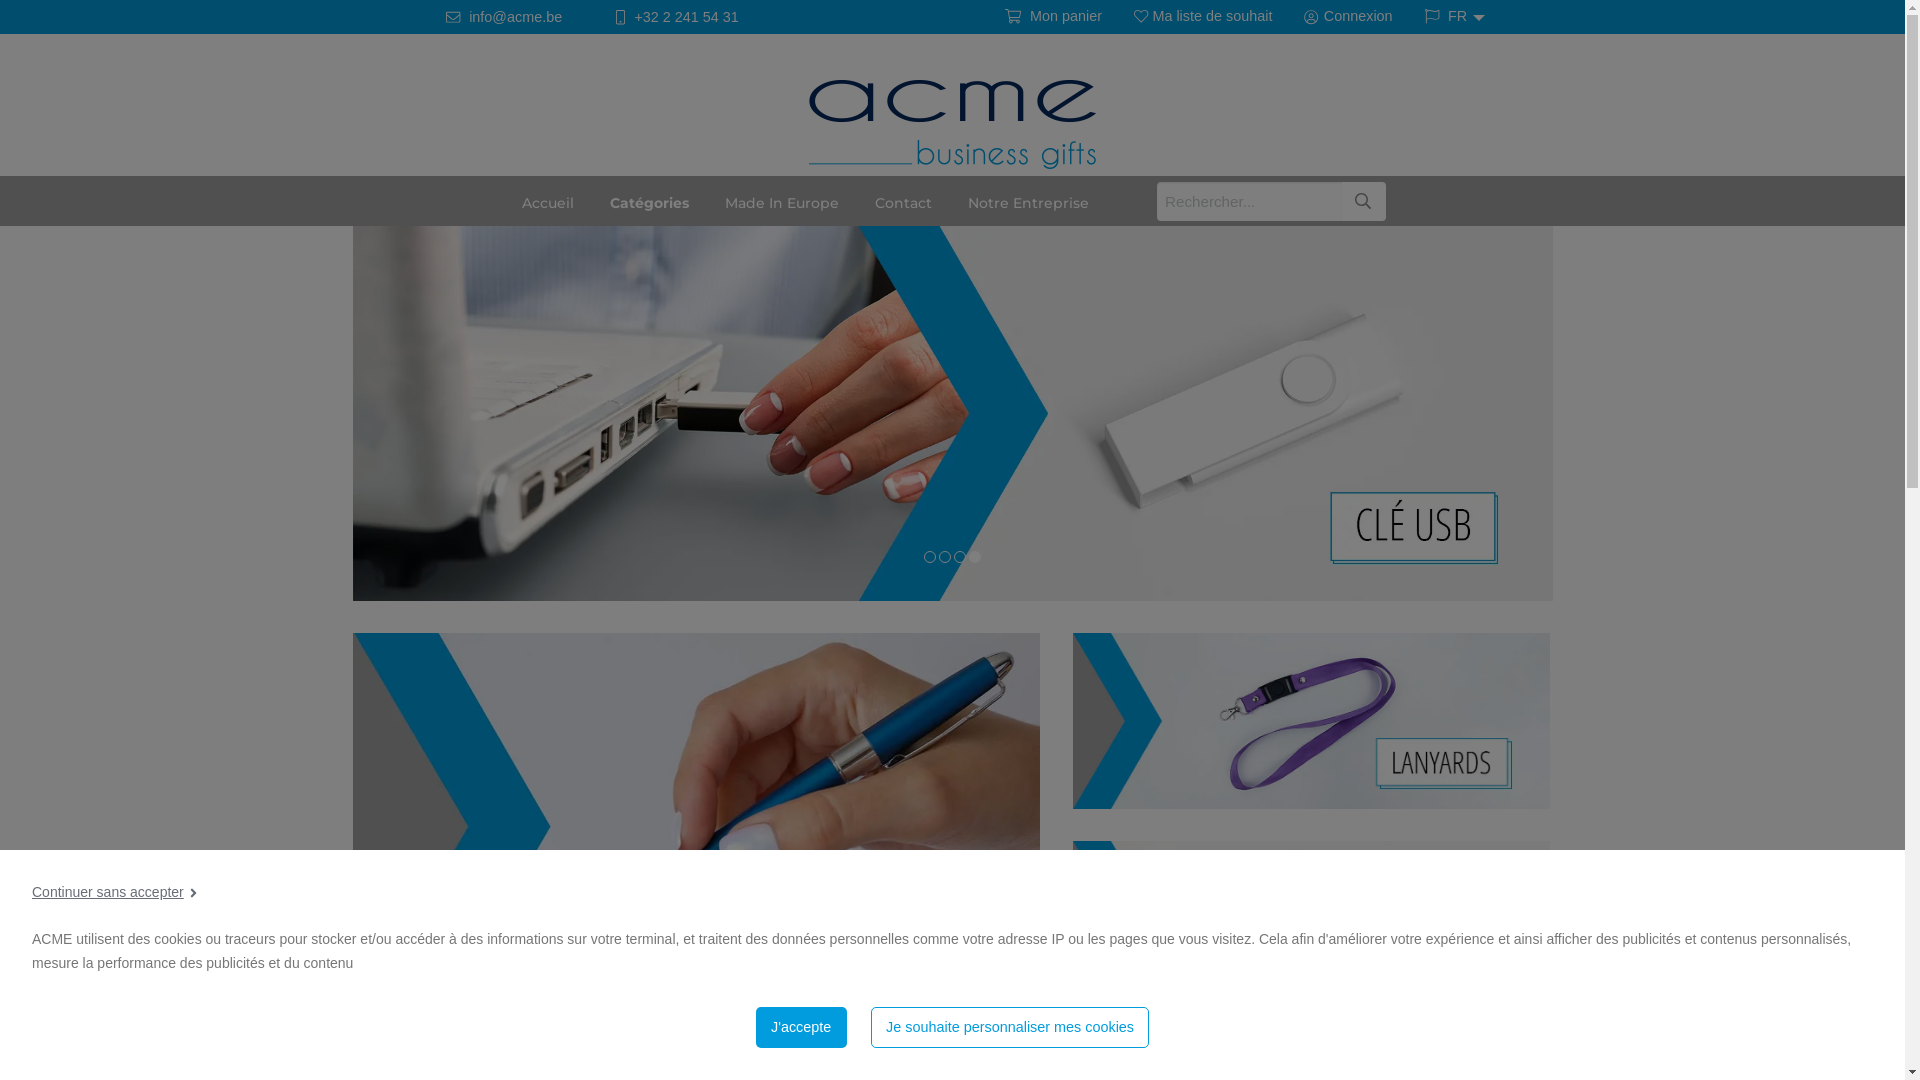 The height and width of the screenshot is (1080, 1920). Describe the element at coordinates (857, 200) in the screenshot. I see `'Contact'` at that location.